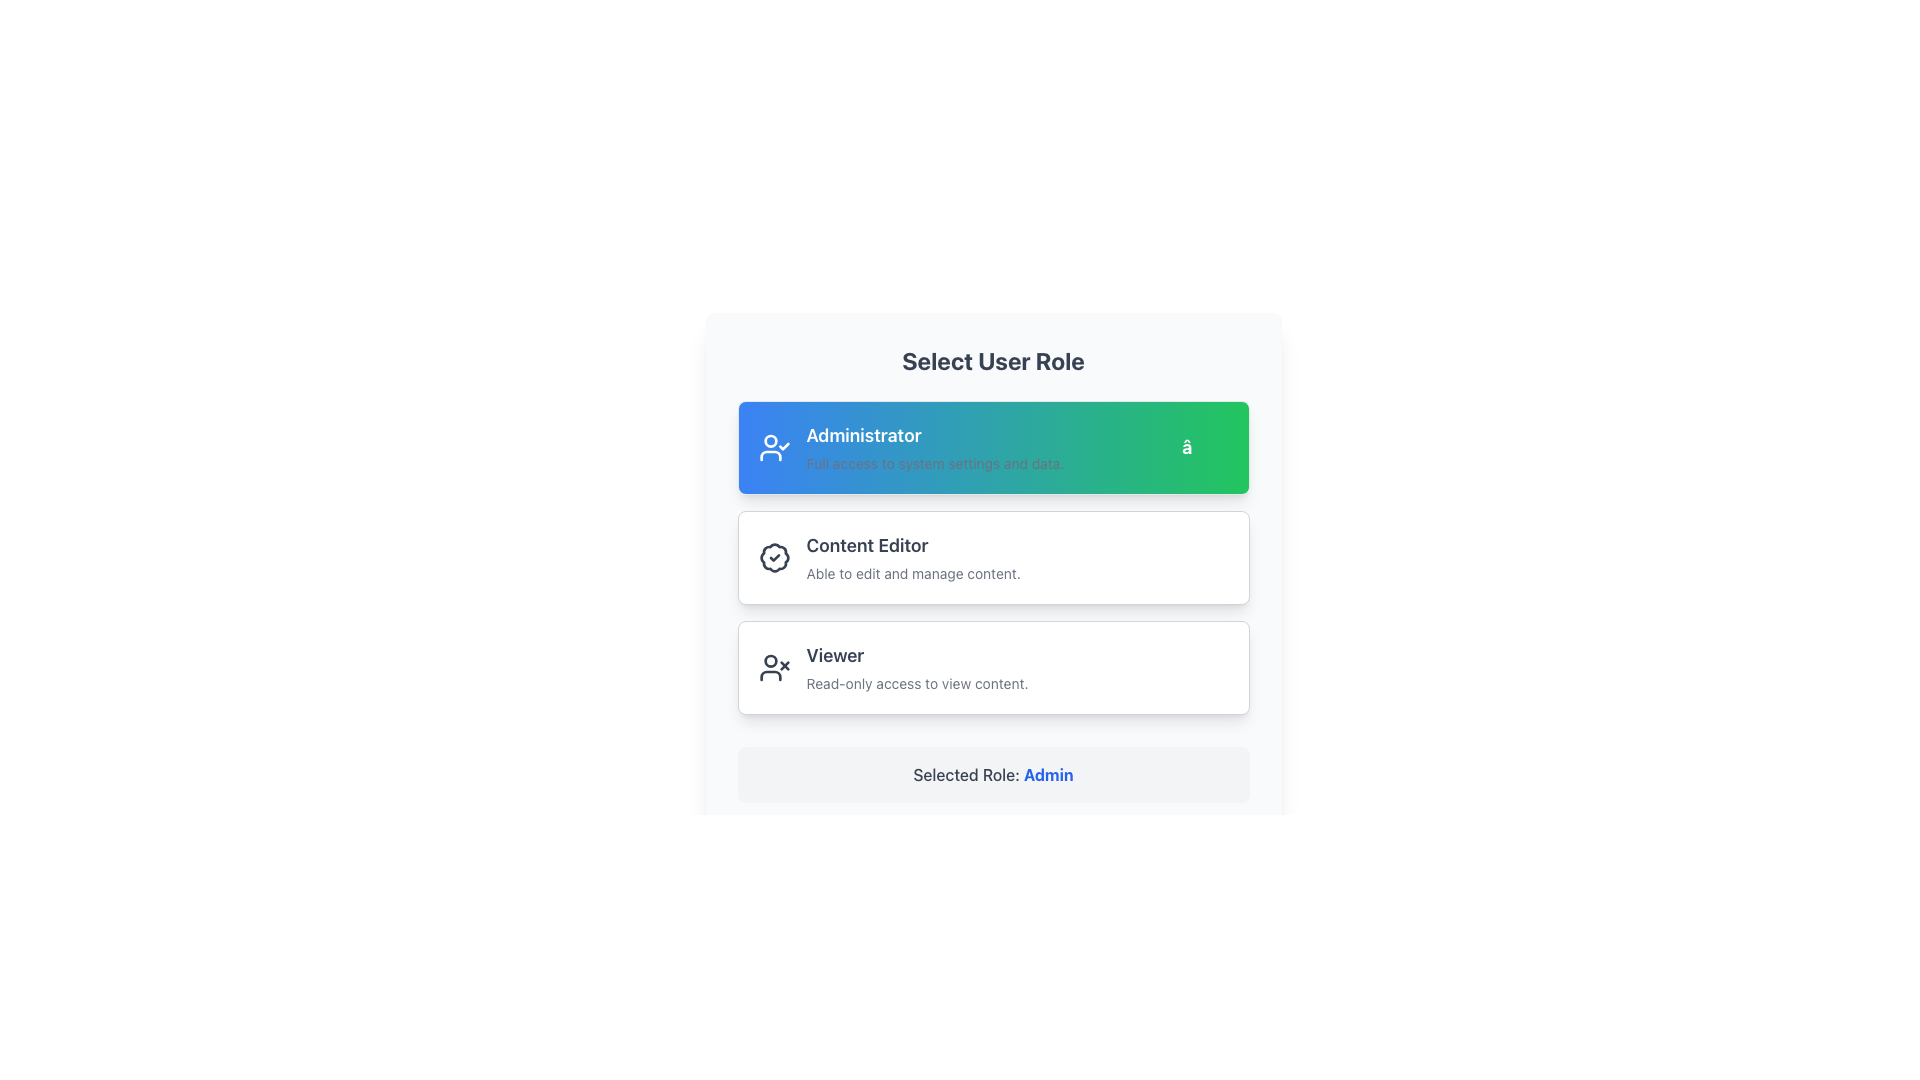  I want to click on the SVG Icon that indicates the role of 'Administrator', positioned left of the text 'Administrator' and 'Full access to system settings and data', so click(773, 446).